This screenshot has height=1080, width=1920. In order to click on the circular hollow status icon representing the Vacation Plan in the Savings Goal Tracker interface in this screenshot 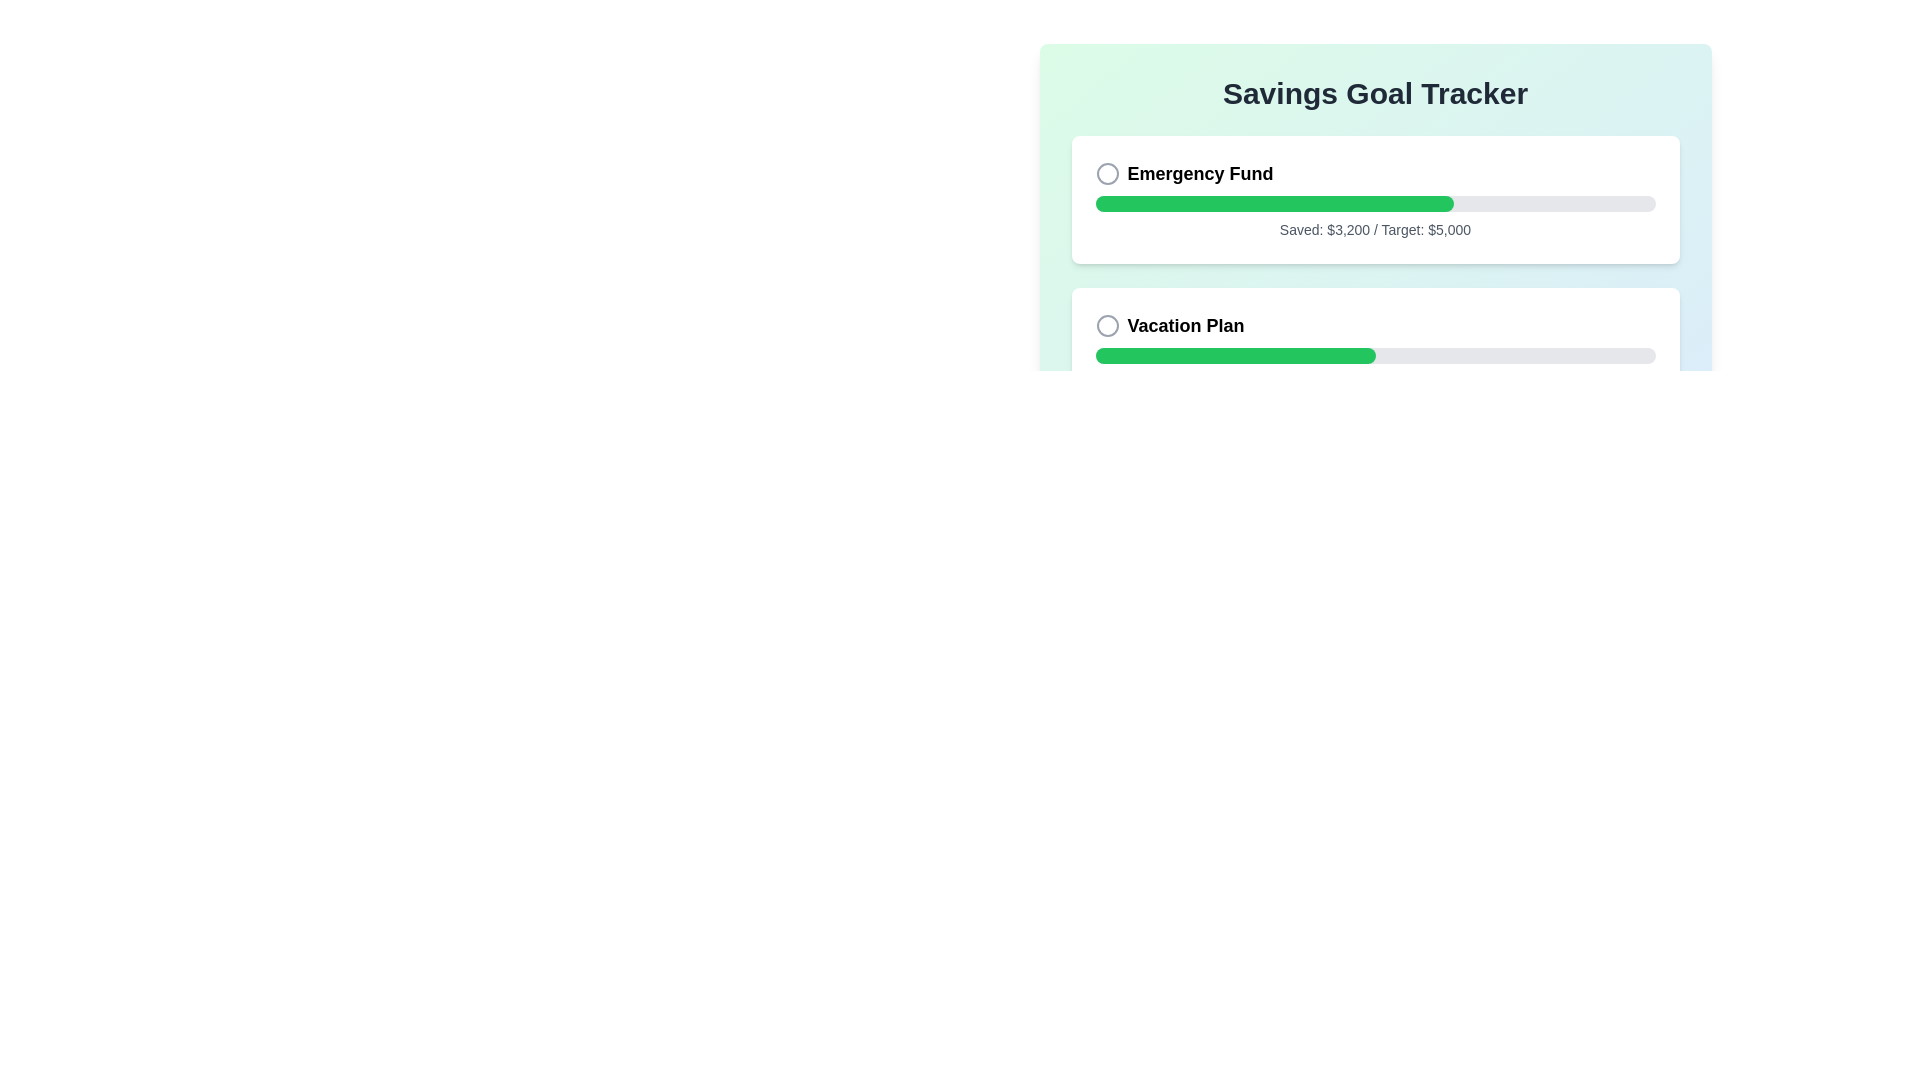, I will do `click(1106, 325)`.